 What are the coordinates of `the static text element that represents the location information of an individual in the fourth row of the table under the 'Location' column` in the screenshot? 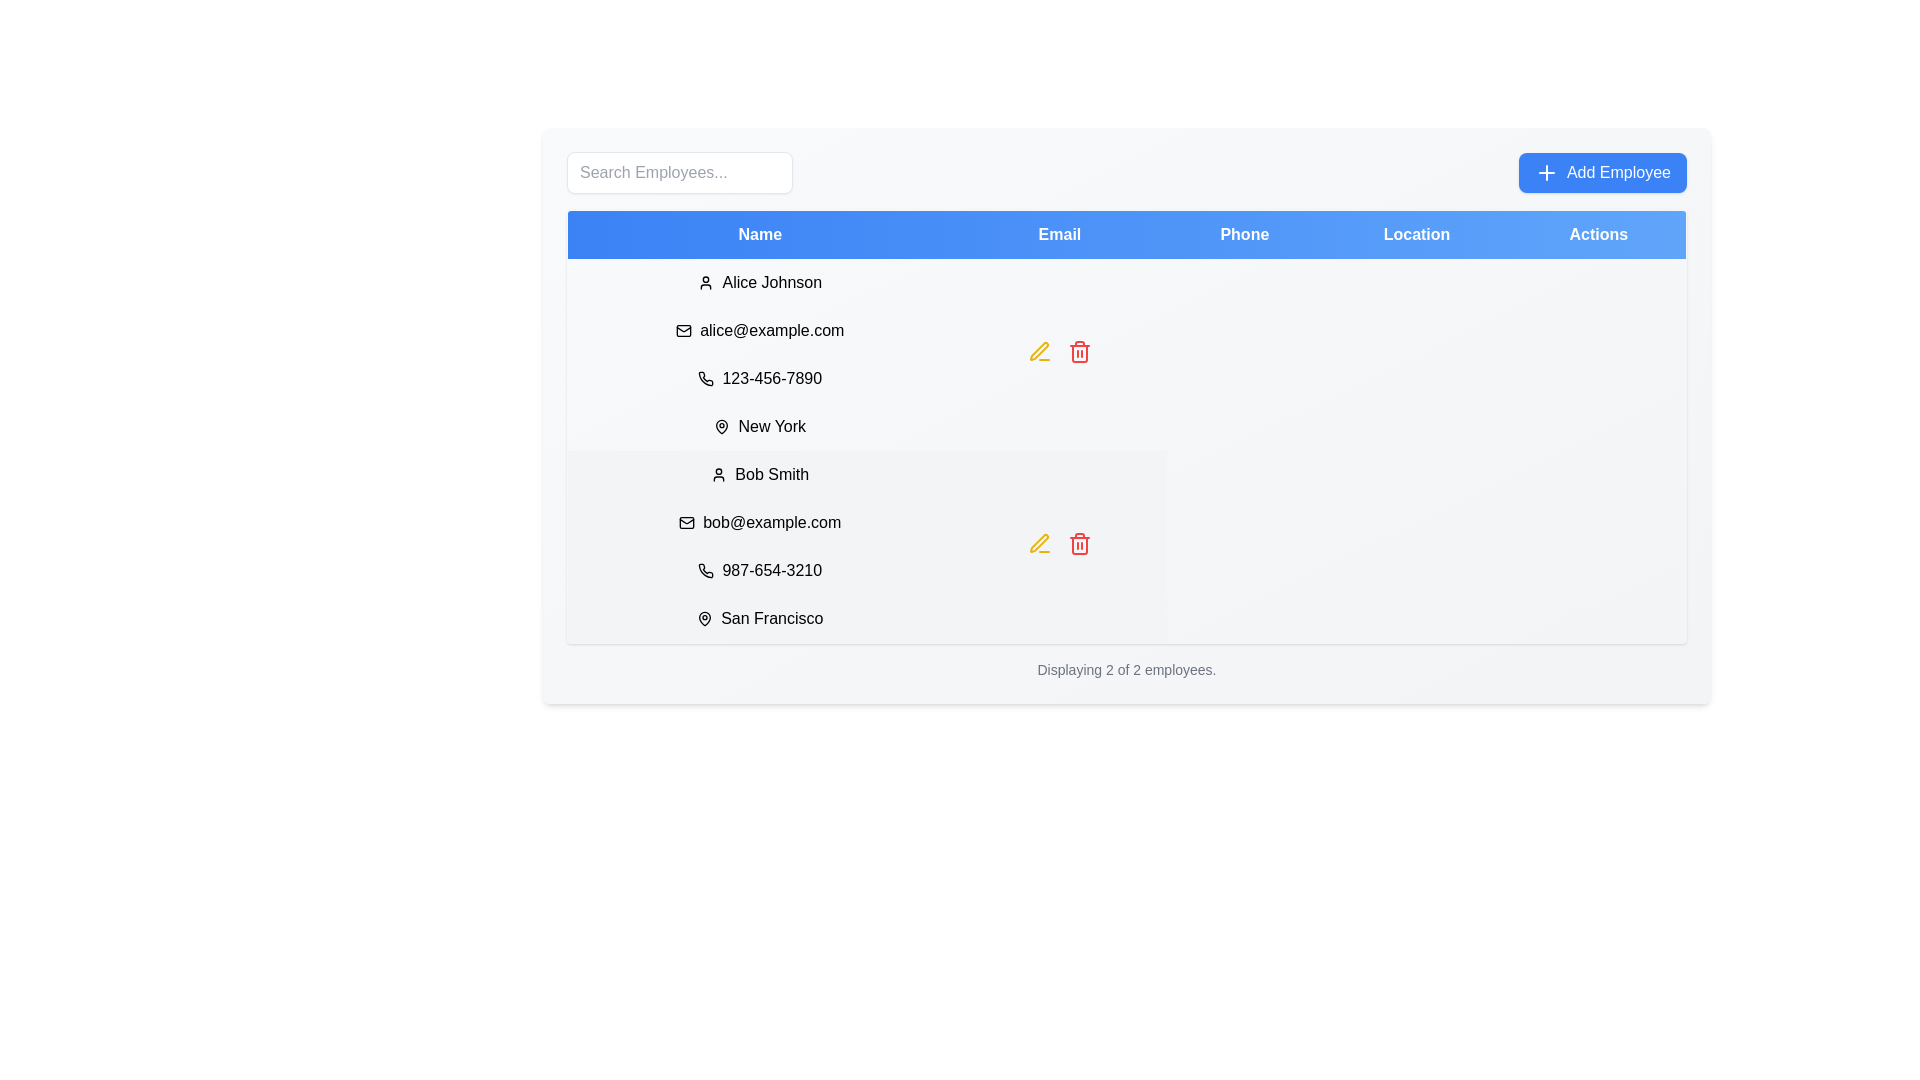 It's located at (759, 617).